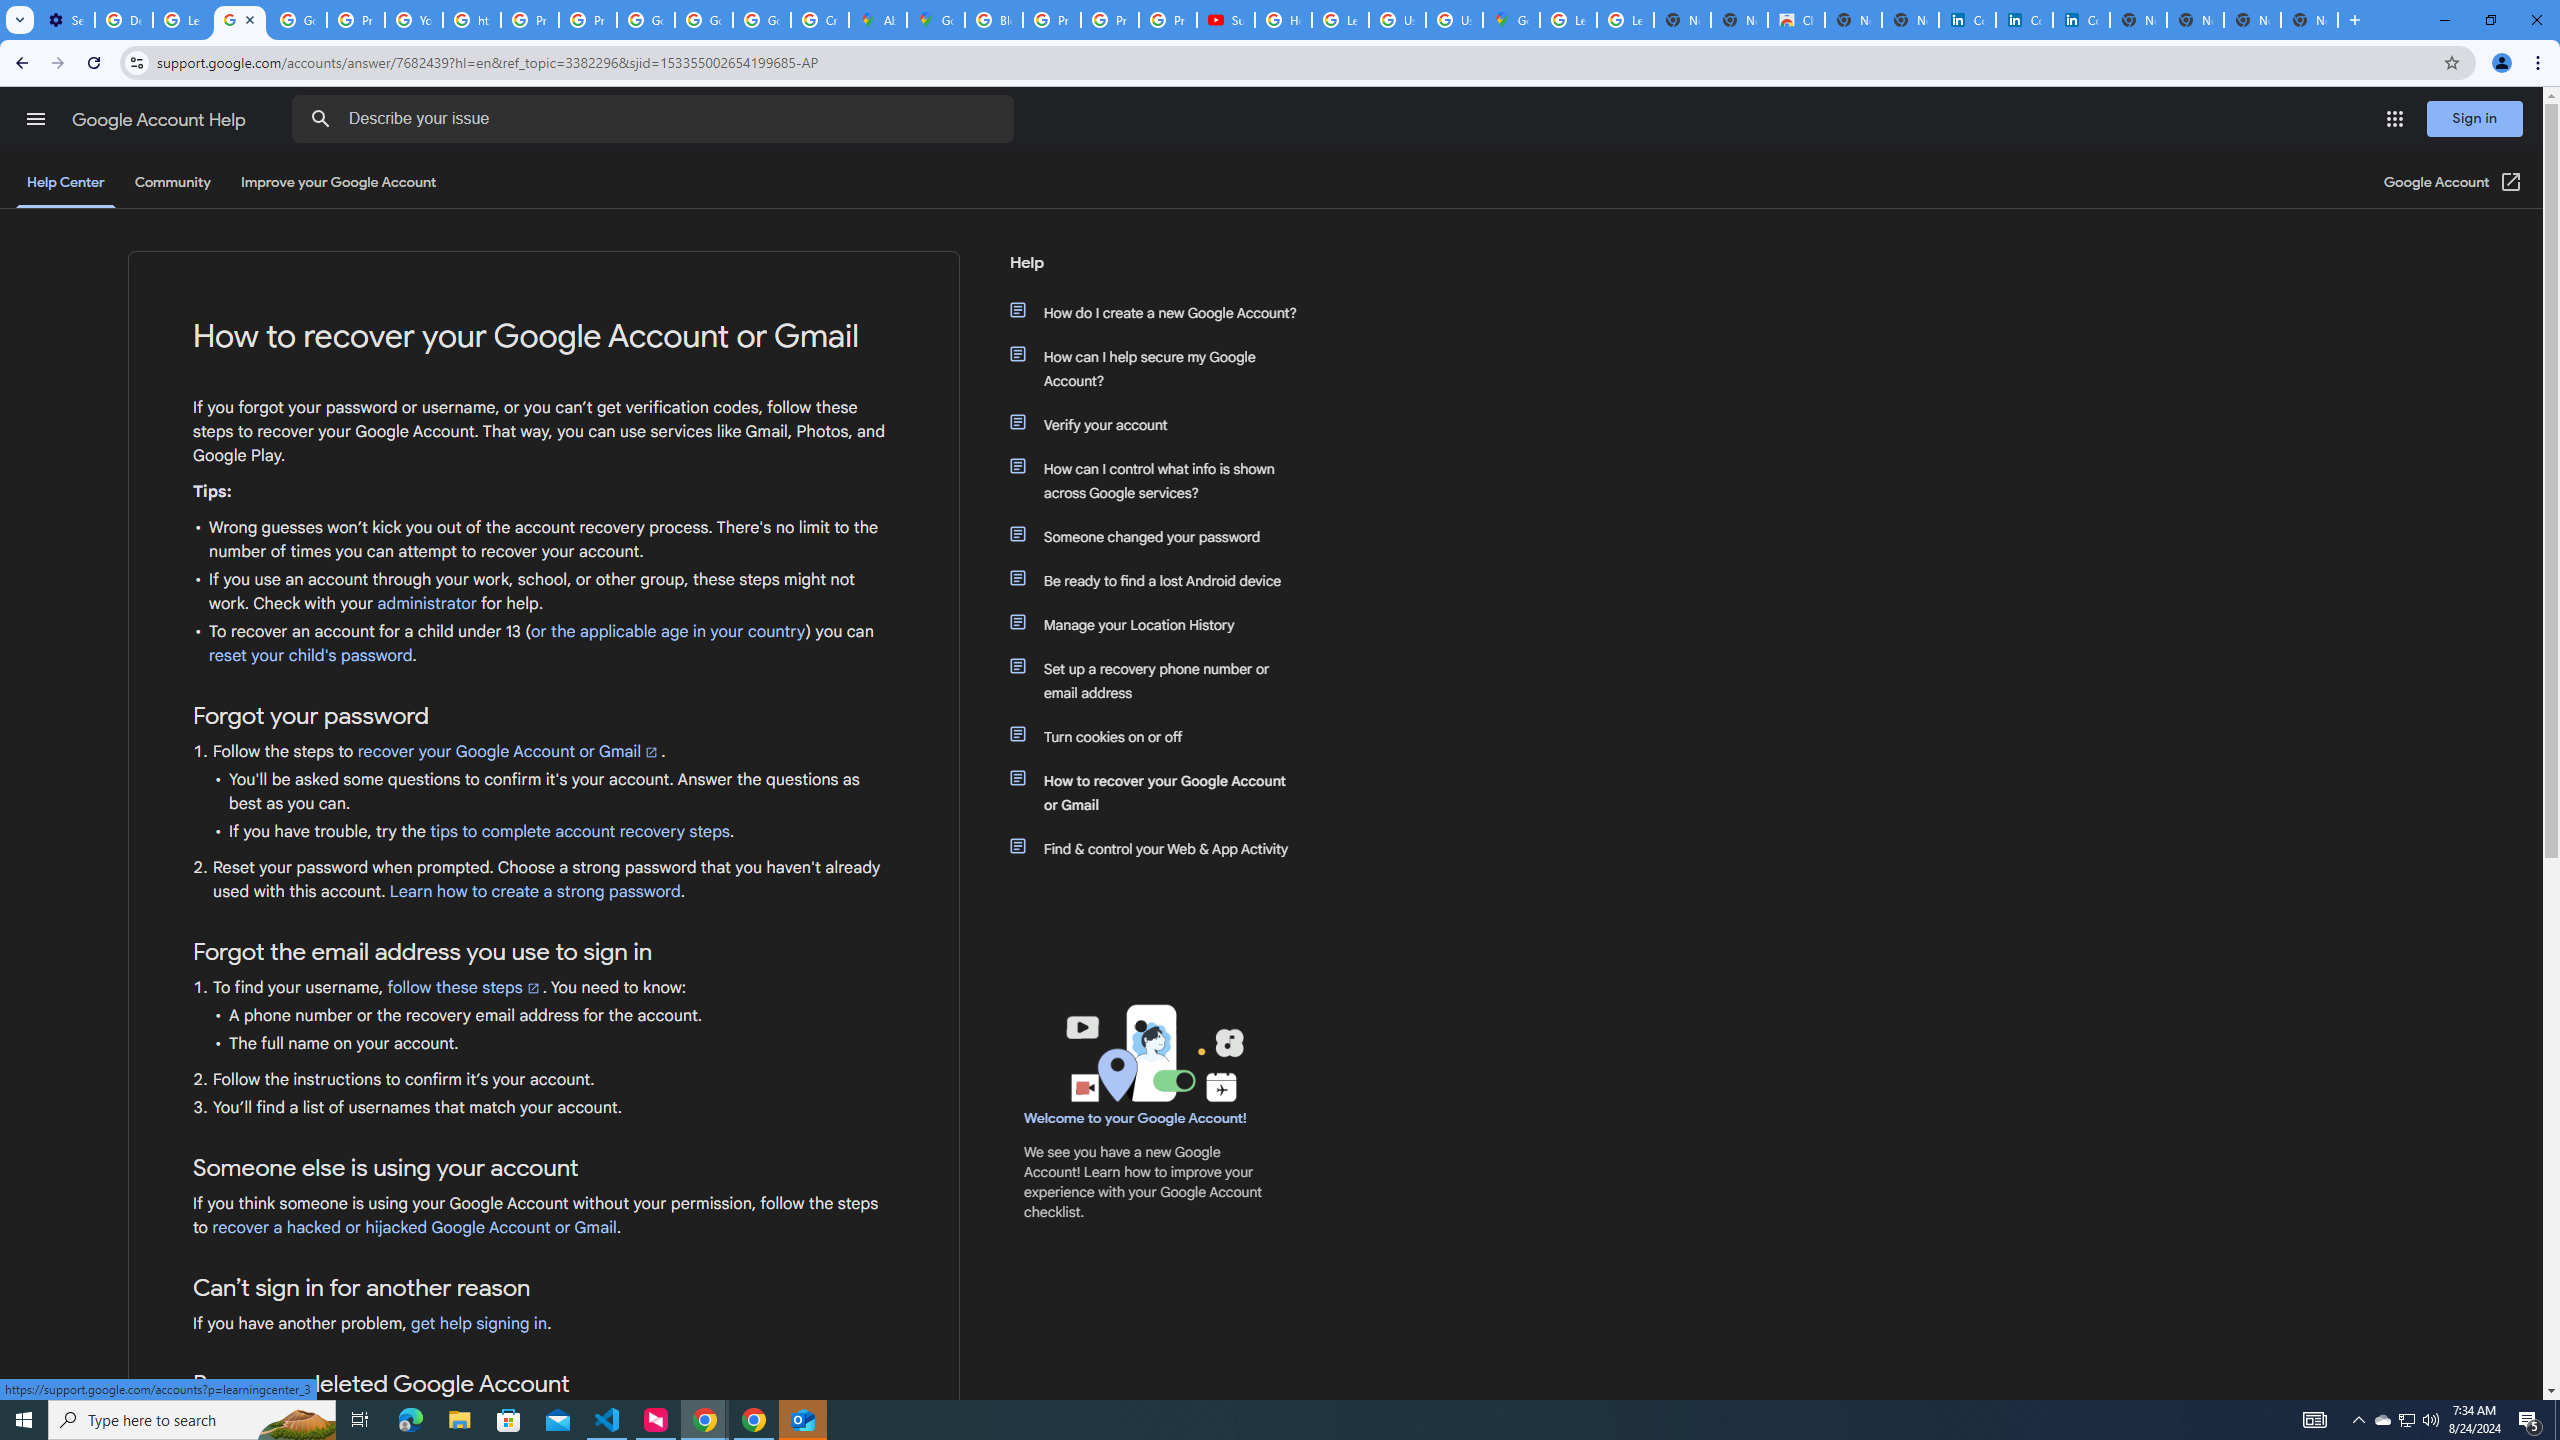 Image resolution: width=2560 pixels, height=1440 pixels. What do you see at coordinates (1162, 736) in the screenshot?
I see `'Turn cookies on or off'` at bounding box center [1162, 736].